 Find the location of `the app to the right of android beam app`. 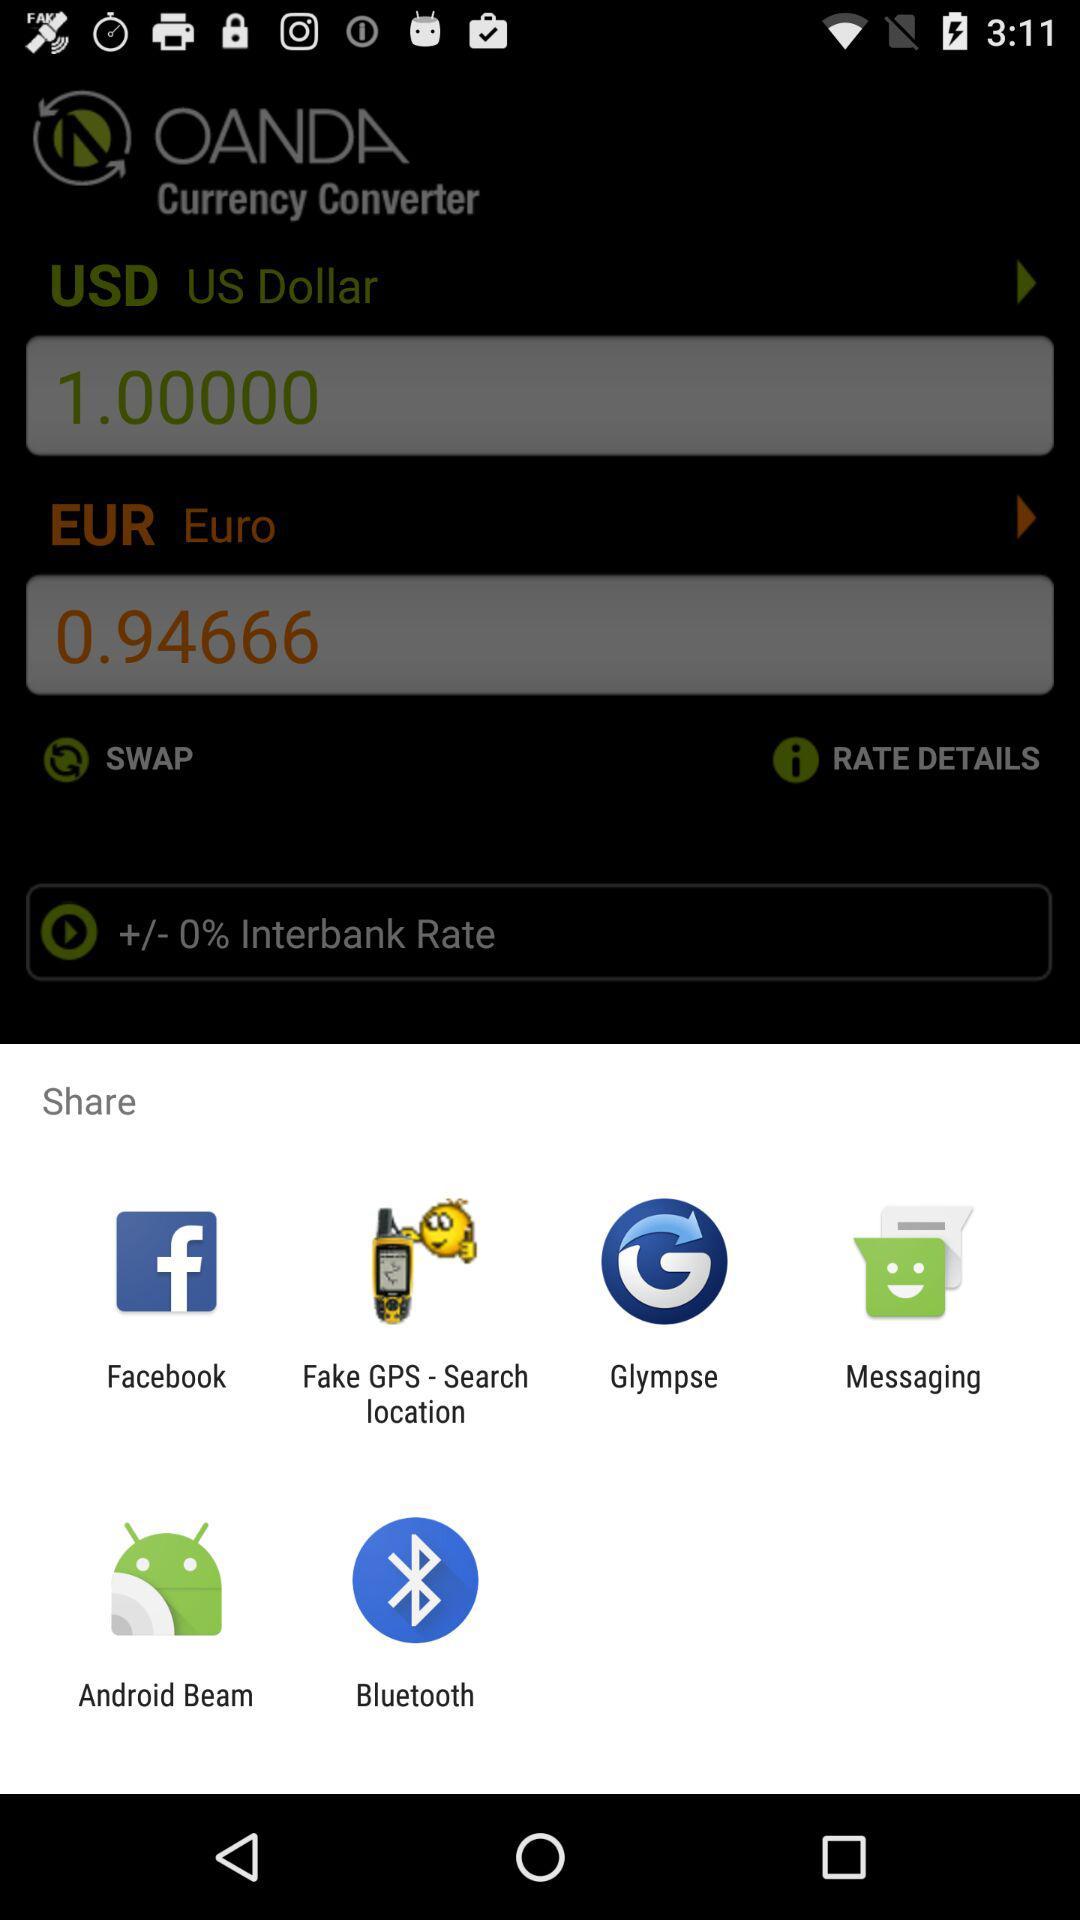

the app to the right of android beam app is located at coordinates (414, 1711).